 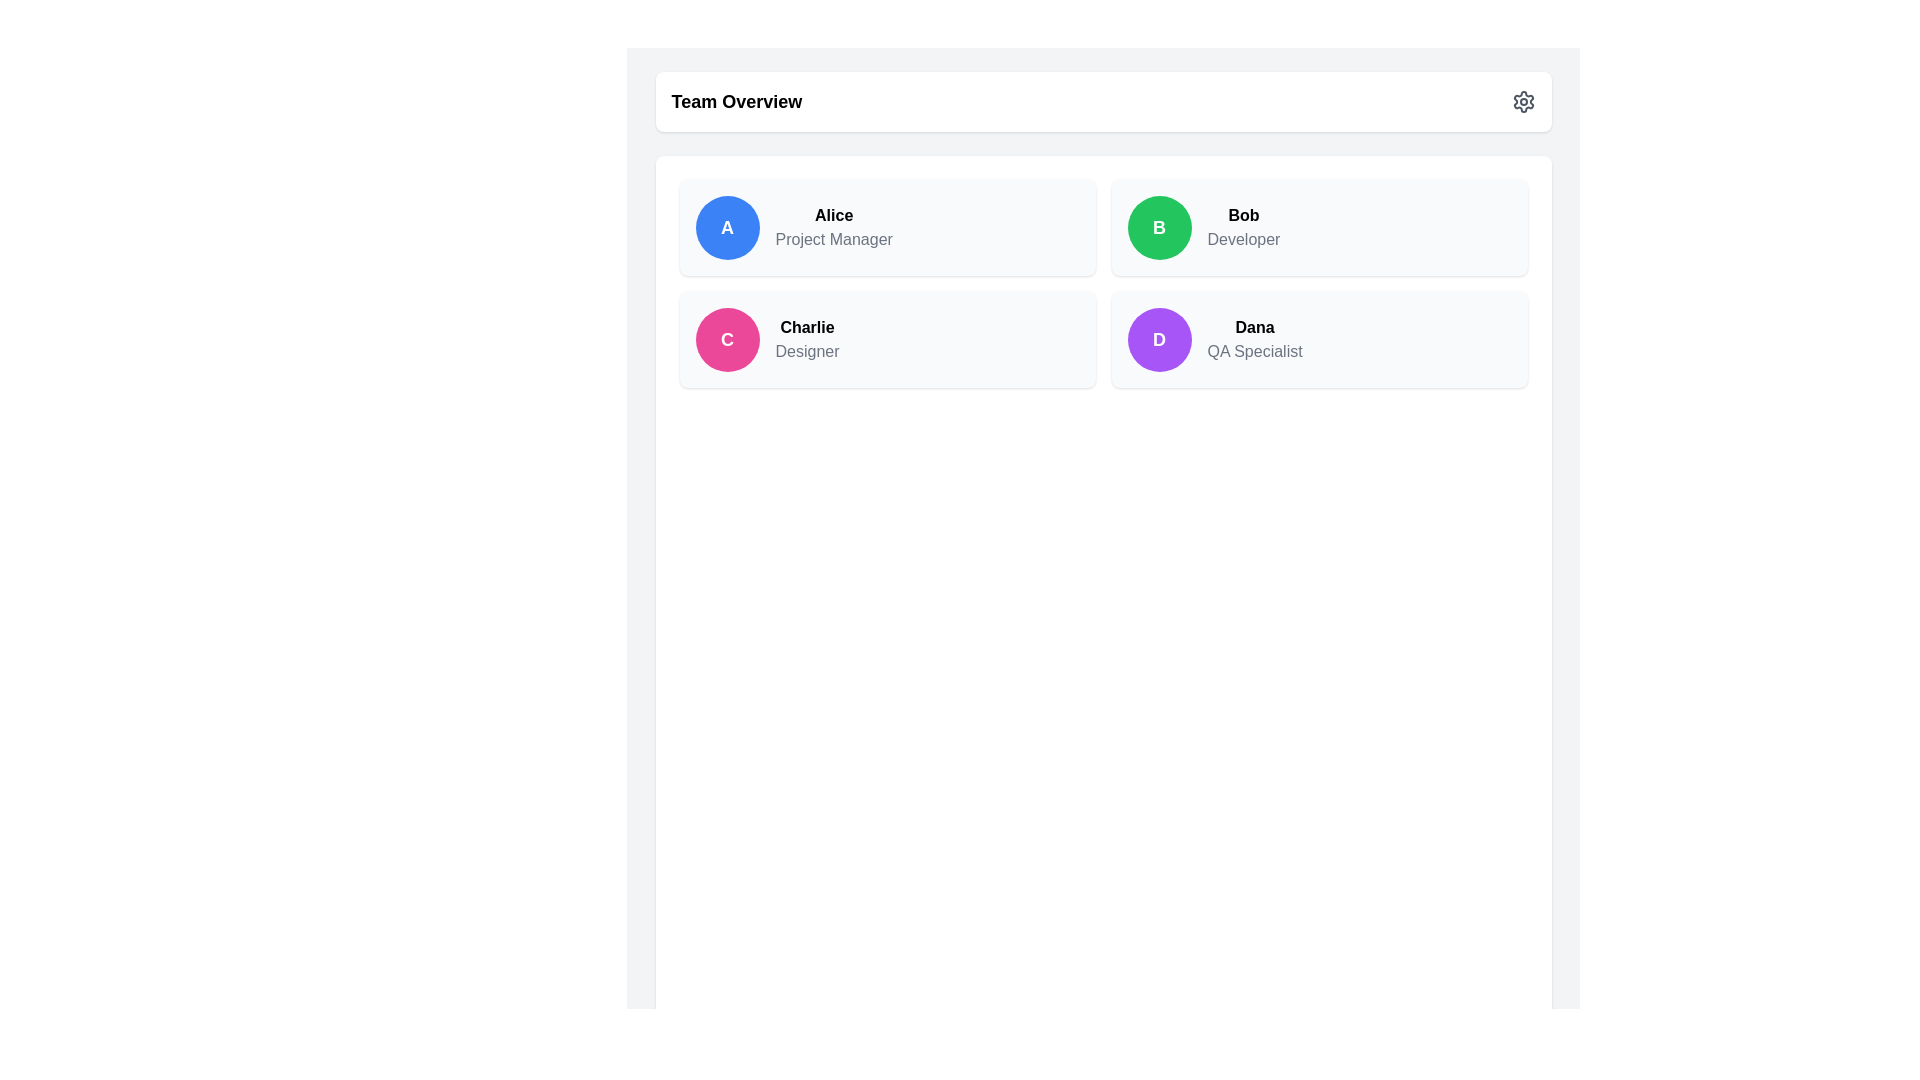 What do you see at coordinates (1254, 338) in the screenshot?
I see `the text display containing 'Dana' in bold and 'QA Specialist' in gray, located inside the fourth card in the grid layout at the bottom-right corner, next to a purple circle with the letter 'D'` at bounding box center [1254, 338].